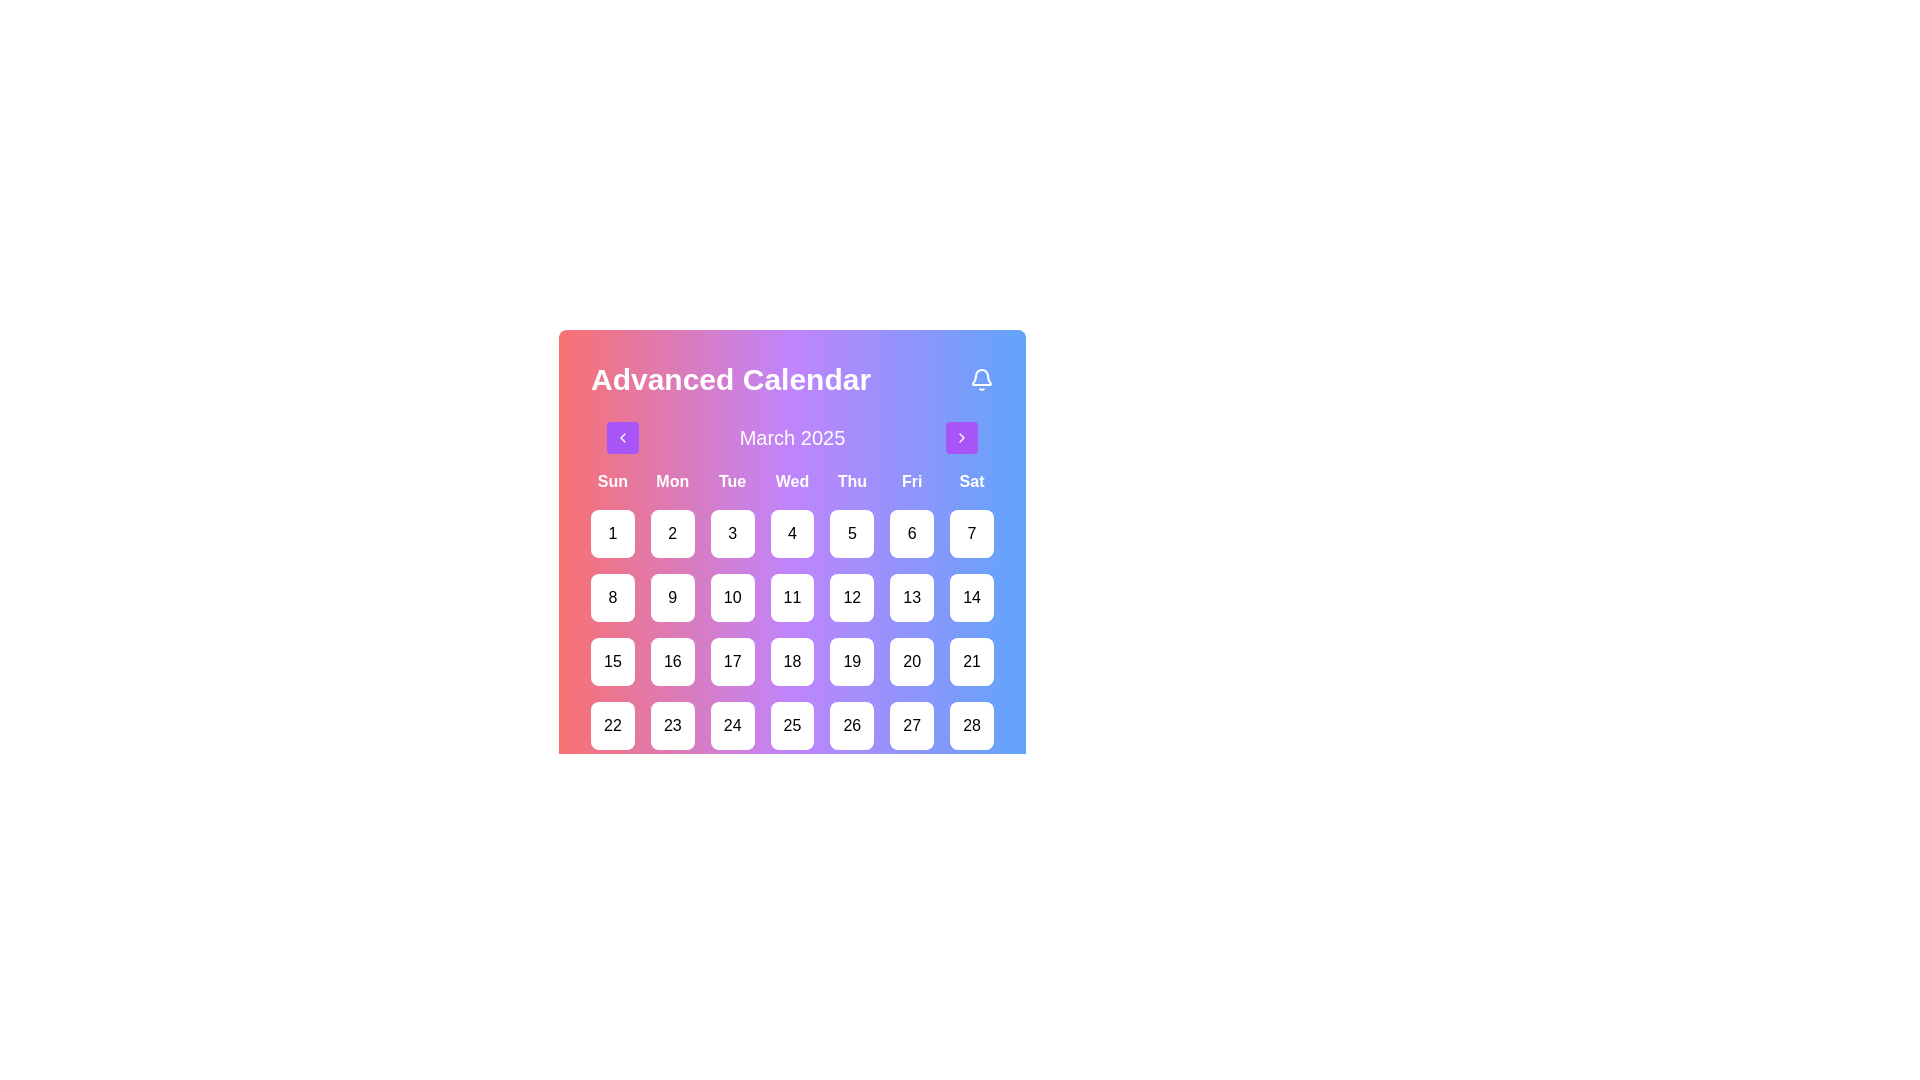 The width and height of the screenshot is (1920, 1080). What do you see at coordinates (791, 641) in the screenshot?
I see `the individual date cells in the calendar grid layout` at bounding box center [791, 641].